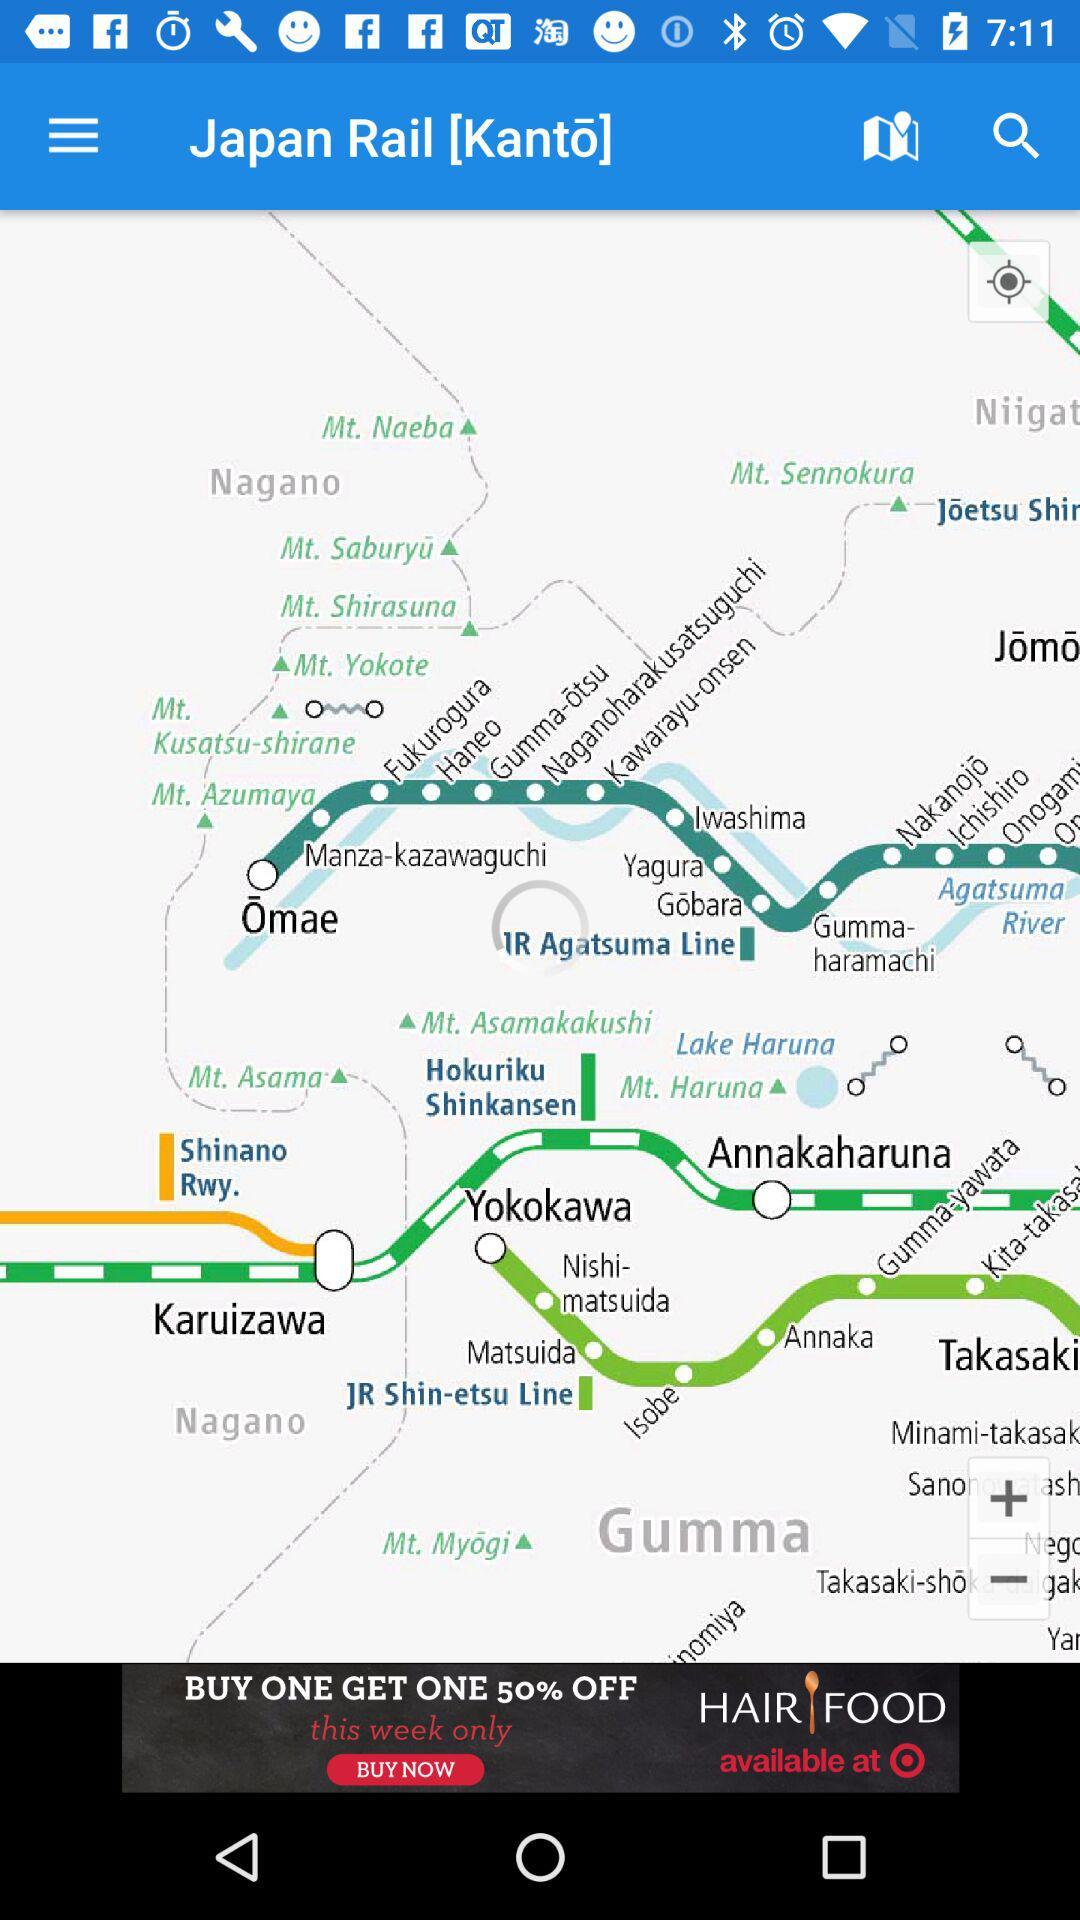 The height and width of the screenshot is (1920, 1080). What do you see at coordinates (1008, 1578) in the screenshot?
I see `the minus icon` at bounding box center [1008, 1578].